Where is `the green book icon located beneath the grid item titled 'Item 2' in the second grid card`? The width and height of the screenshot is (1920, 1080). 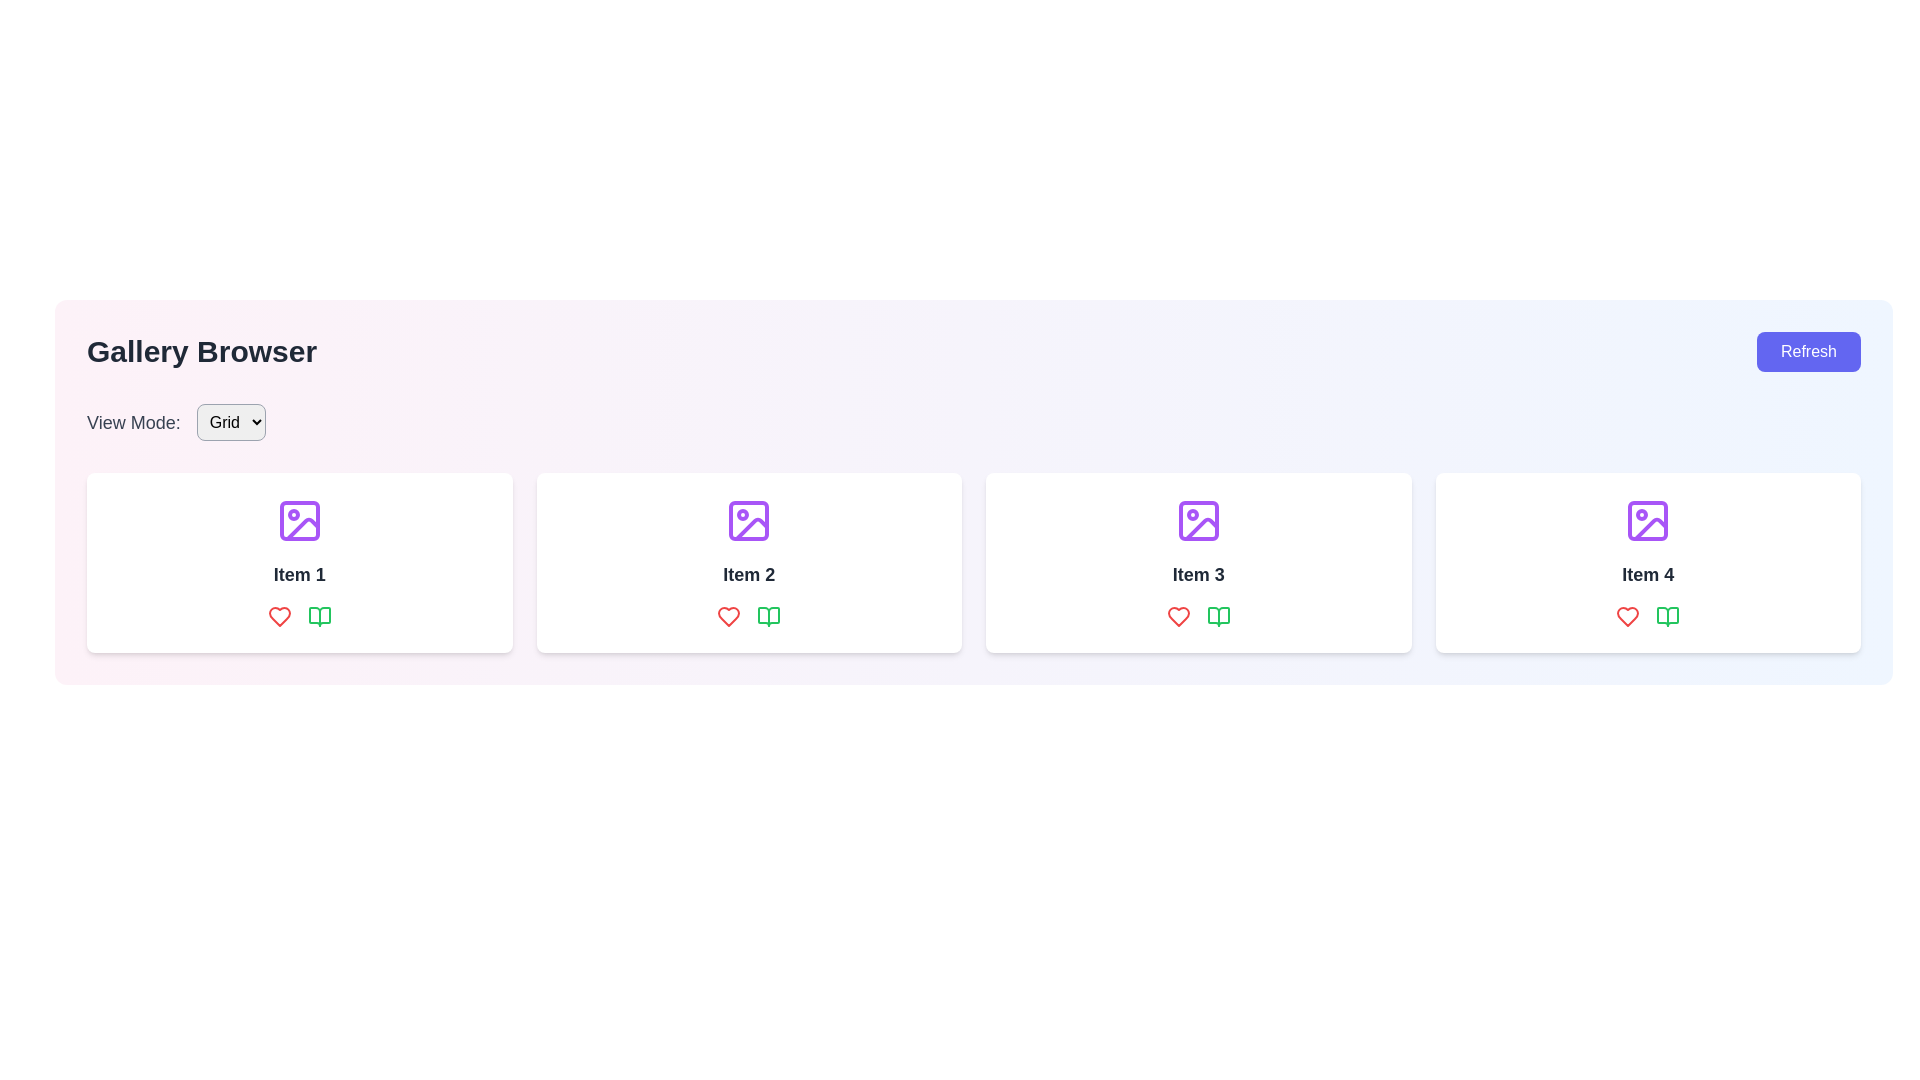 the green book icon located beneath the grid item titled 'Item 2' in the second grid card is located at coordinates (768, 616).